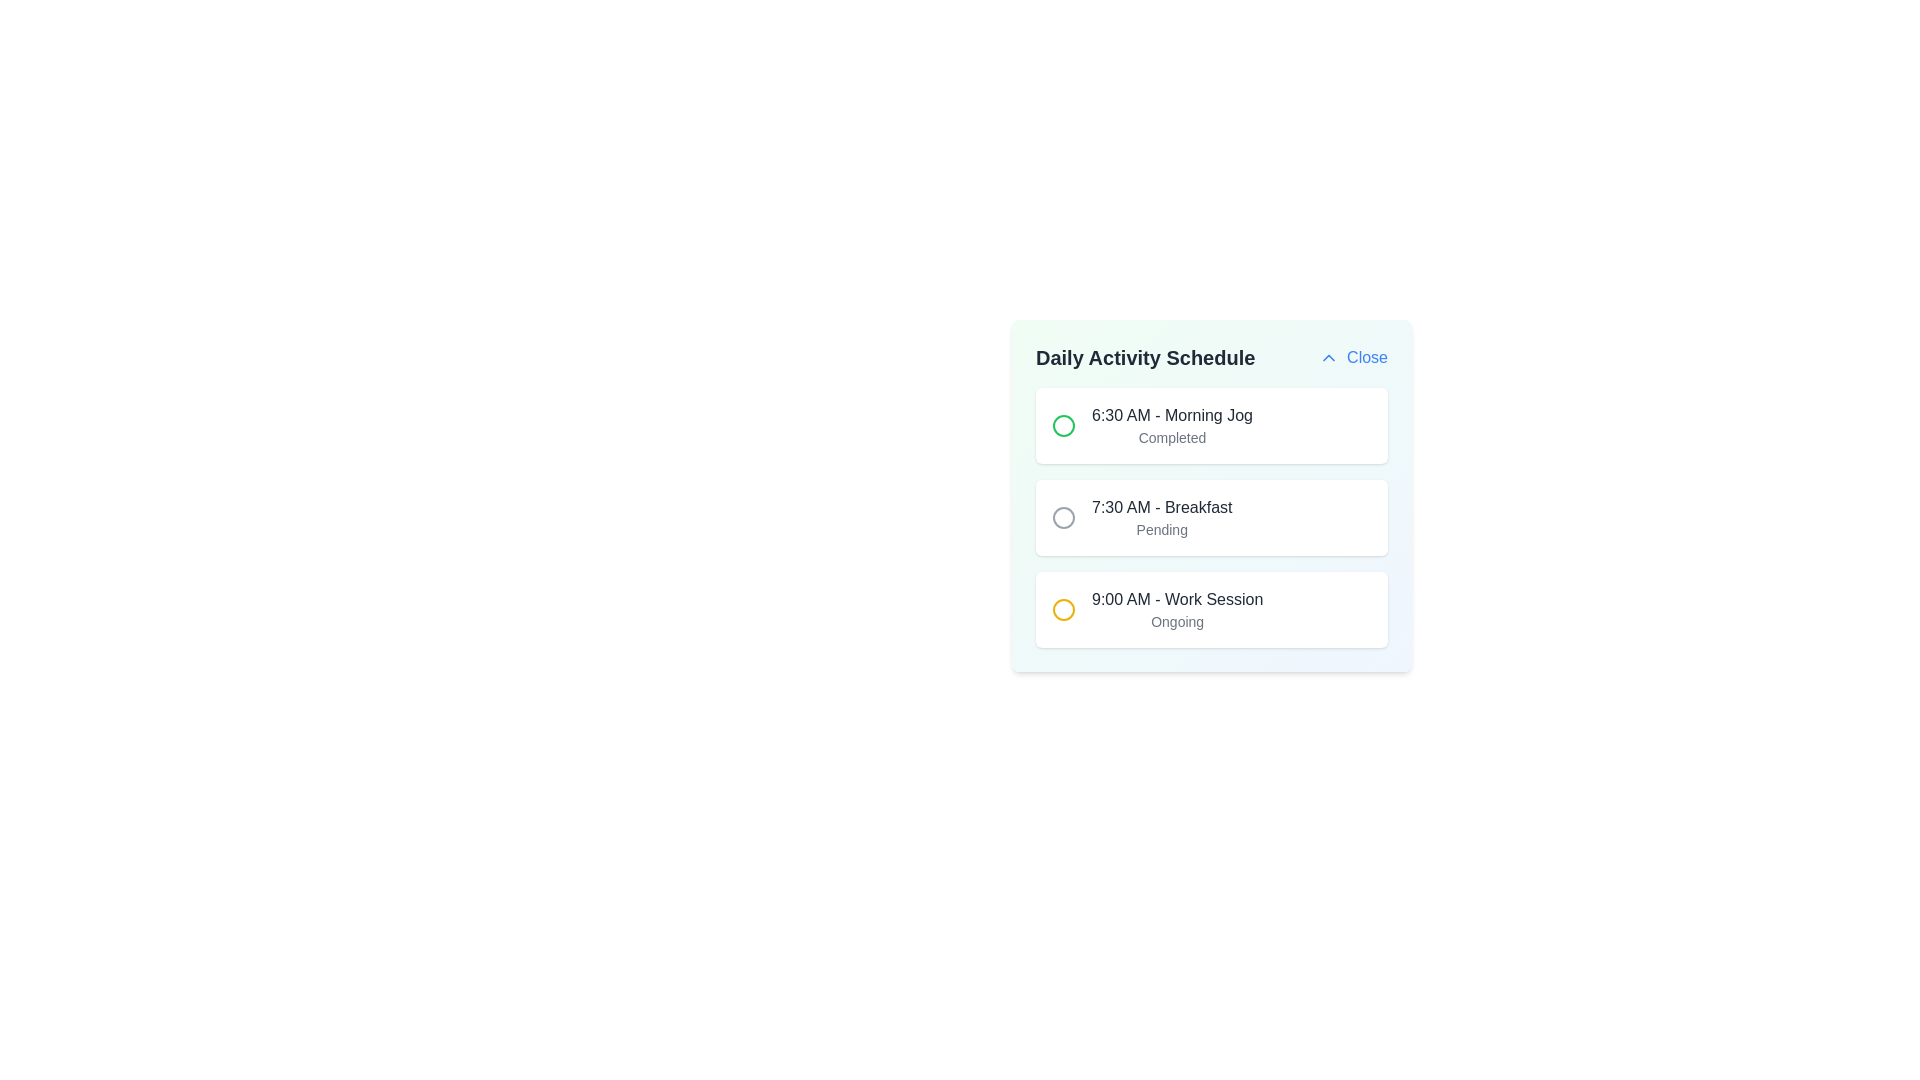 This screenshot has width=1920, height=1080. I want to click on information displayed in the third item of the 'Daily Activity Schedule' section, which shows '9:00 AM - Work Session' and 'Ongoing', so click(1210, 608).